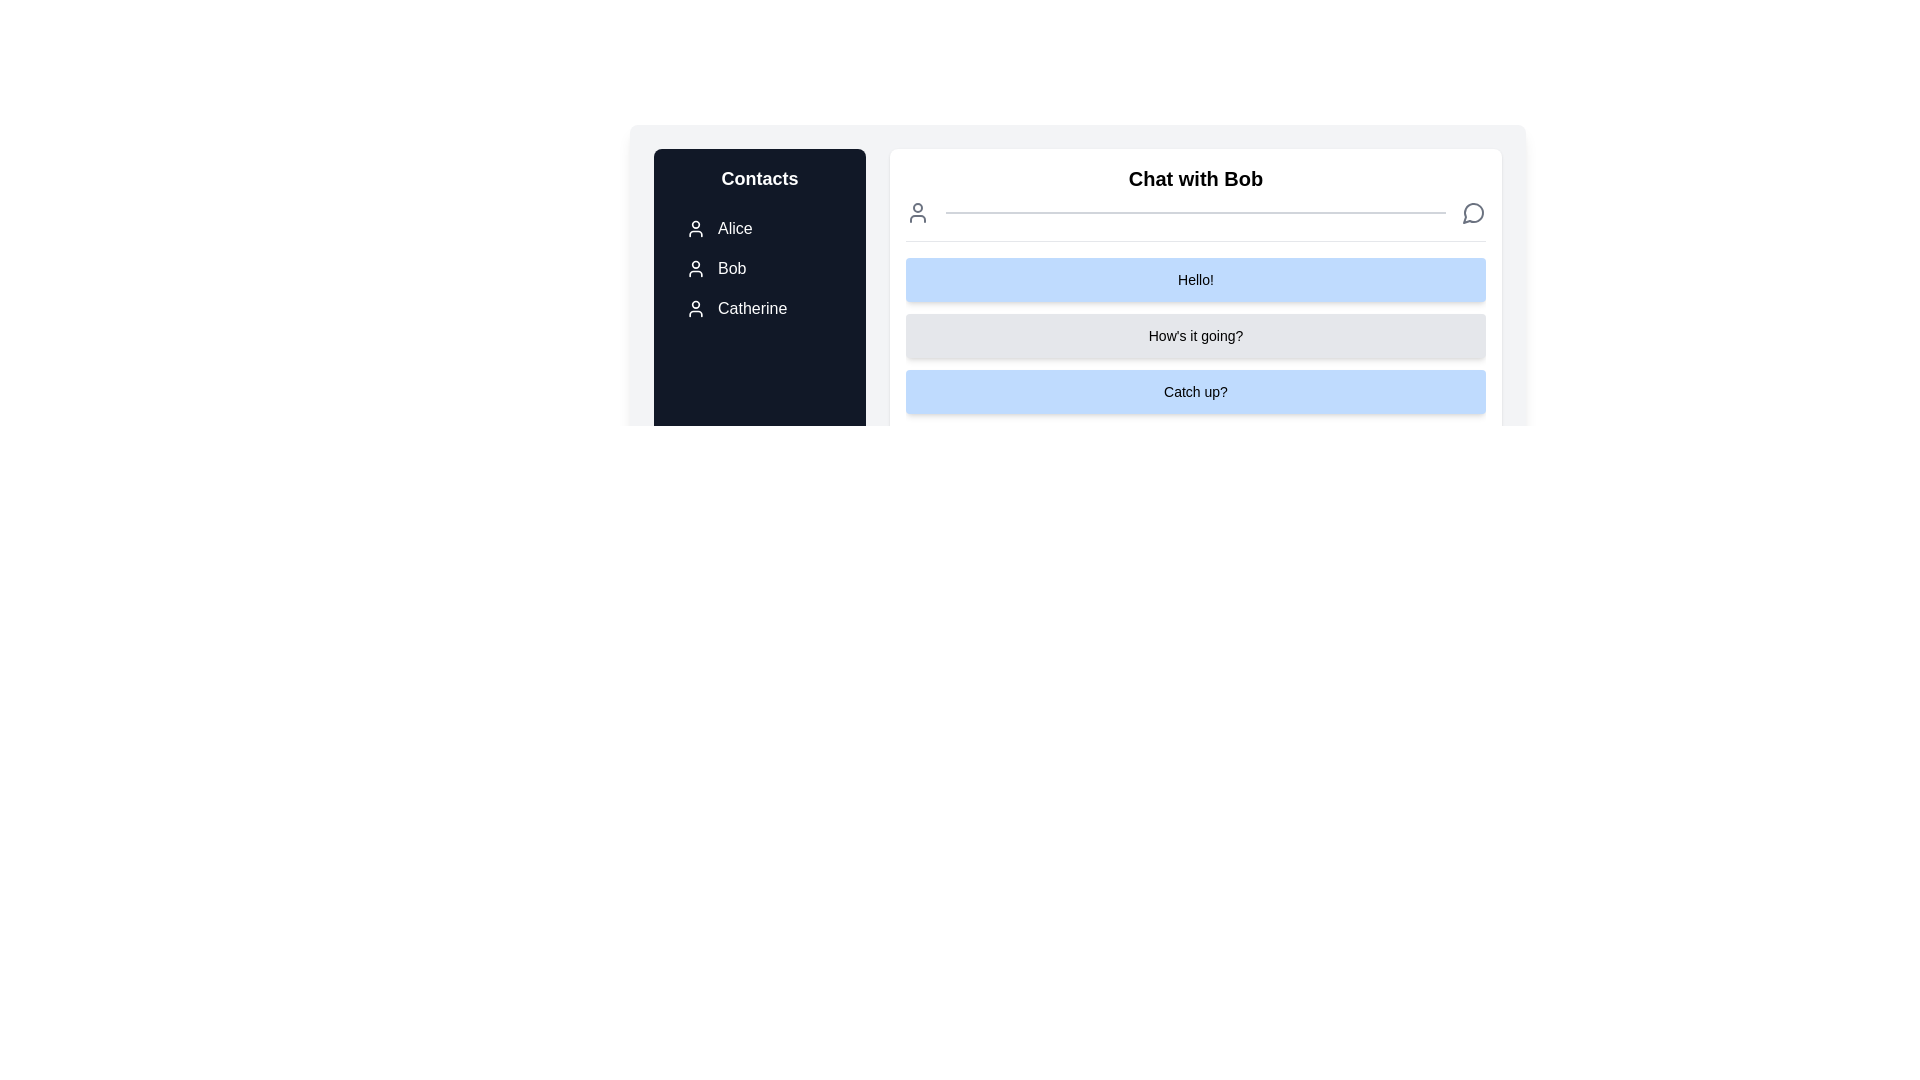 This screenshot has width=1920, height=1080. What do you see at coordinates (758, 227) in the screenshot?
I see `the contact entry button for 'Alice' located in the vertical list of contacts in the left sidebar to possibly reveal additional details` at bounding box center [758, 227].